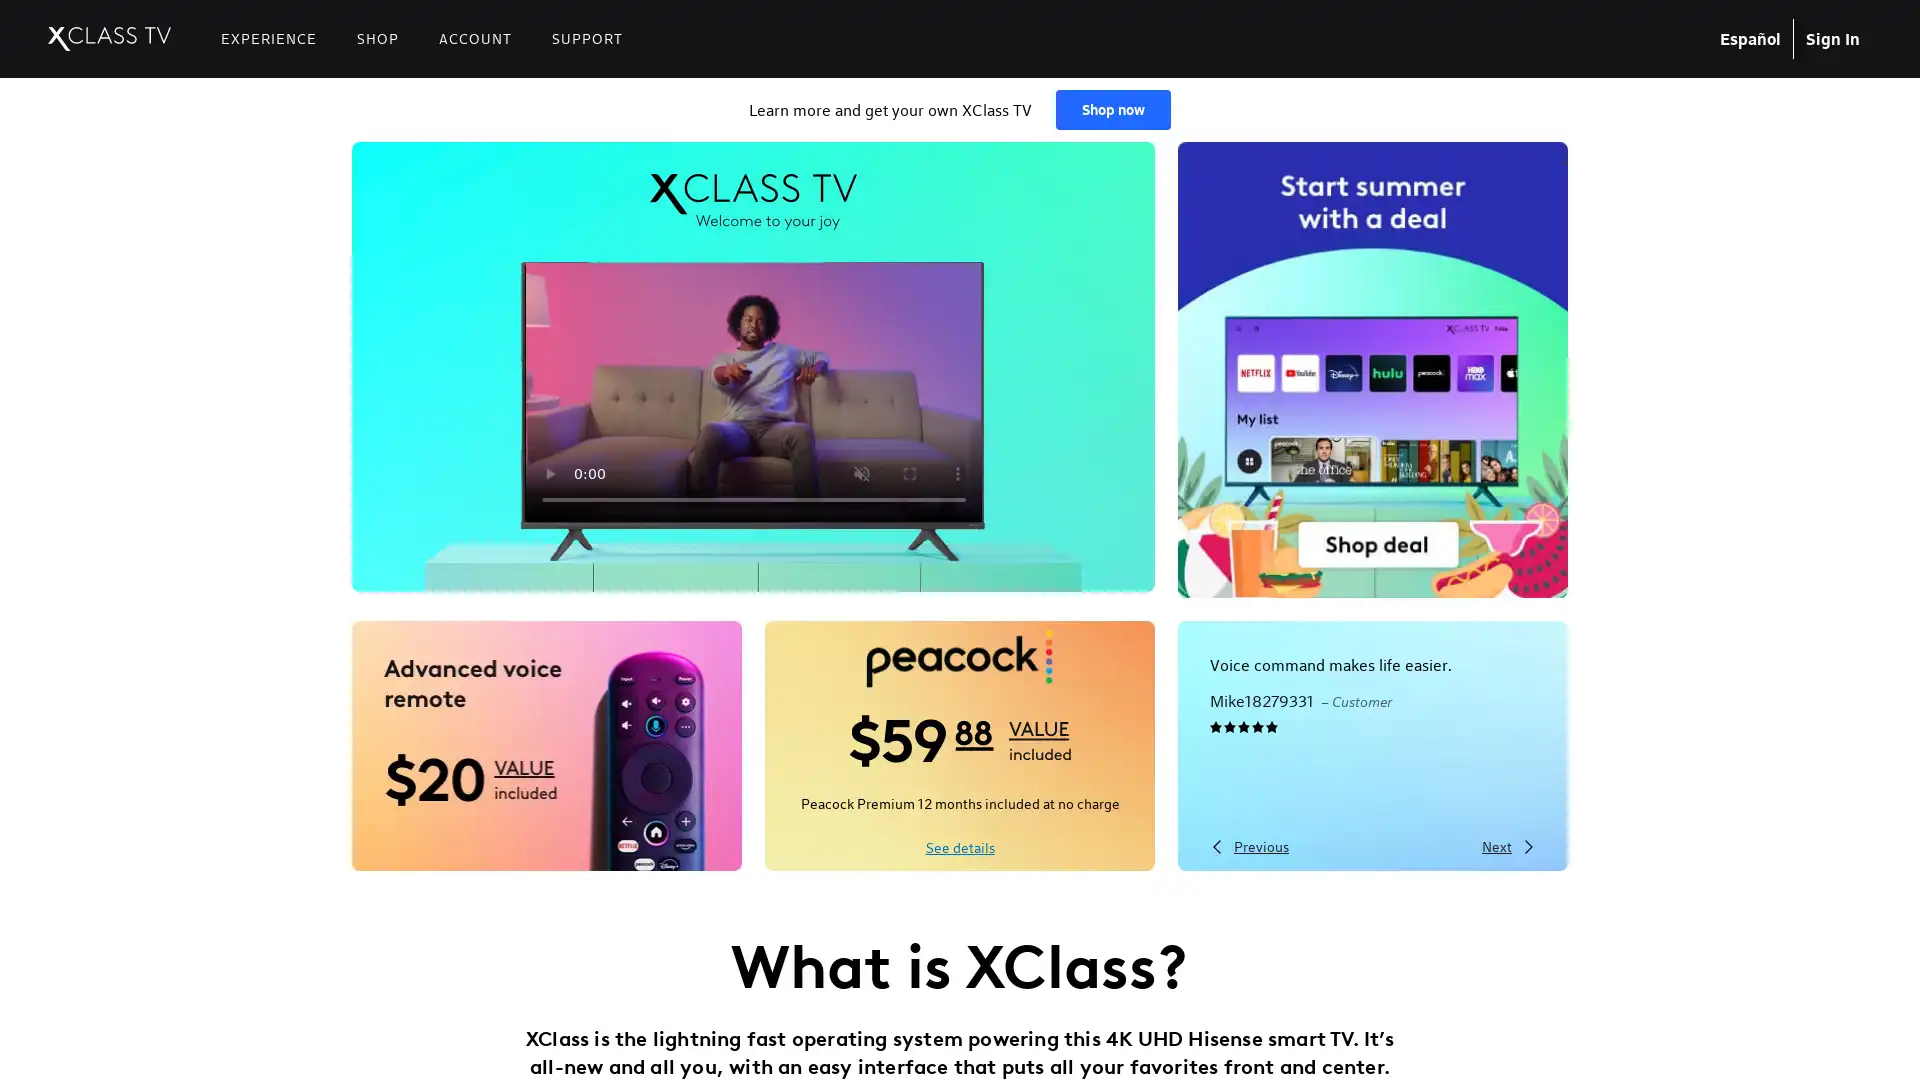  Describe the element at coordinates (955, 474) in the screenshot. I see `show more media controls` at that location.